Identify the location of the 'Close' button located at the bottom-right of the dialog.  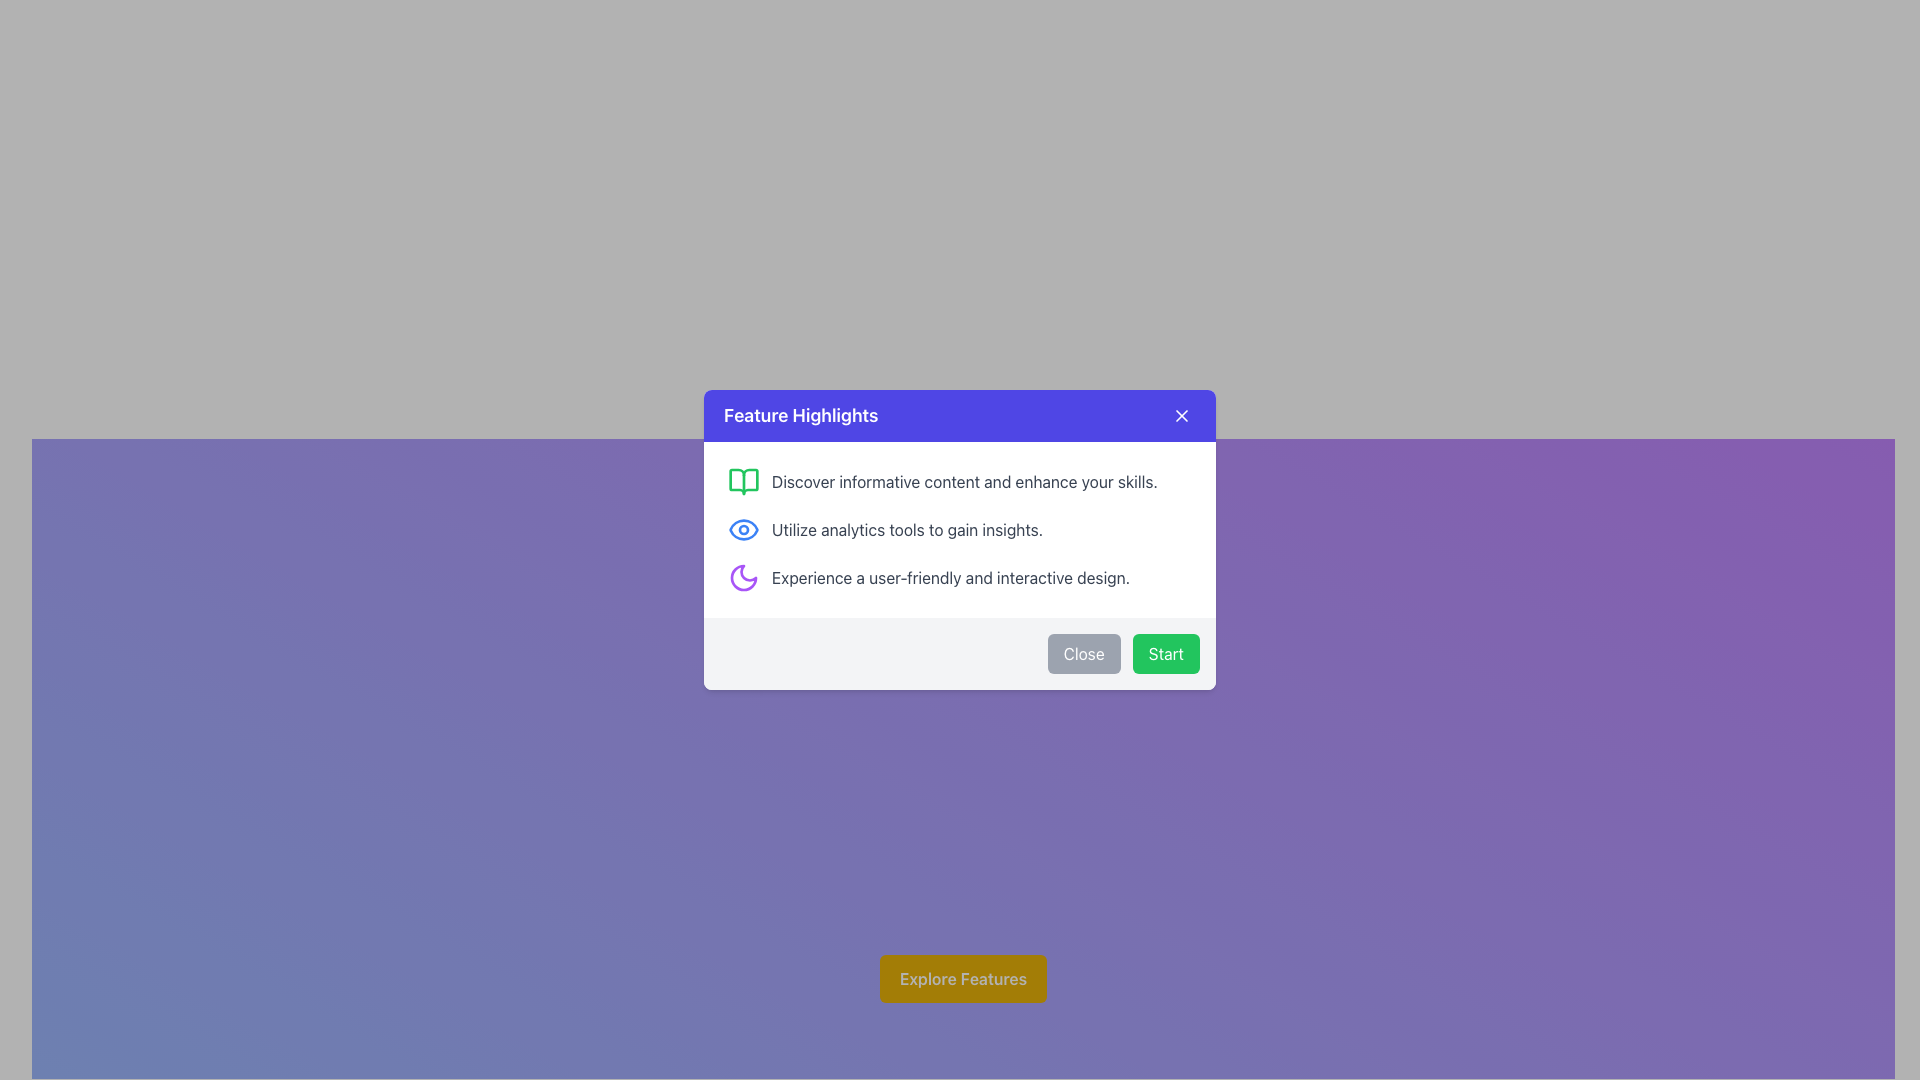
(1083, 654).